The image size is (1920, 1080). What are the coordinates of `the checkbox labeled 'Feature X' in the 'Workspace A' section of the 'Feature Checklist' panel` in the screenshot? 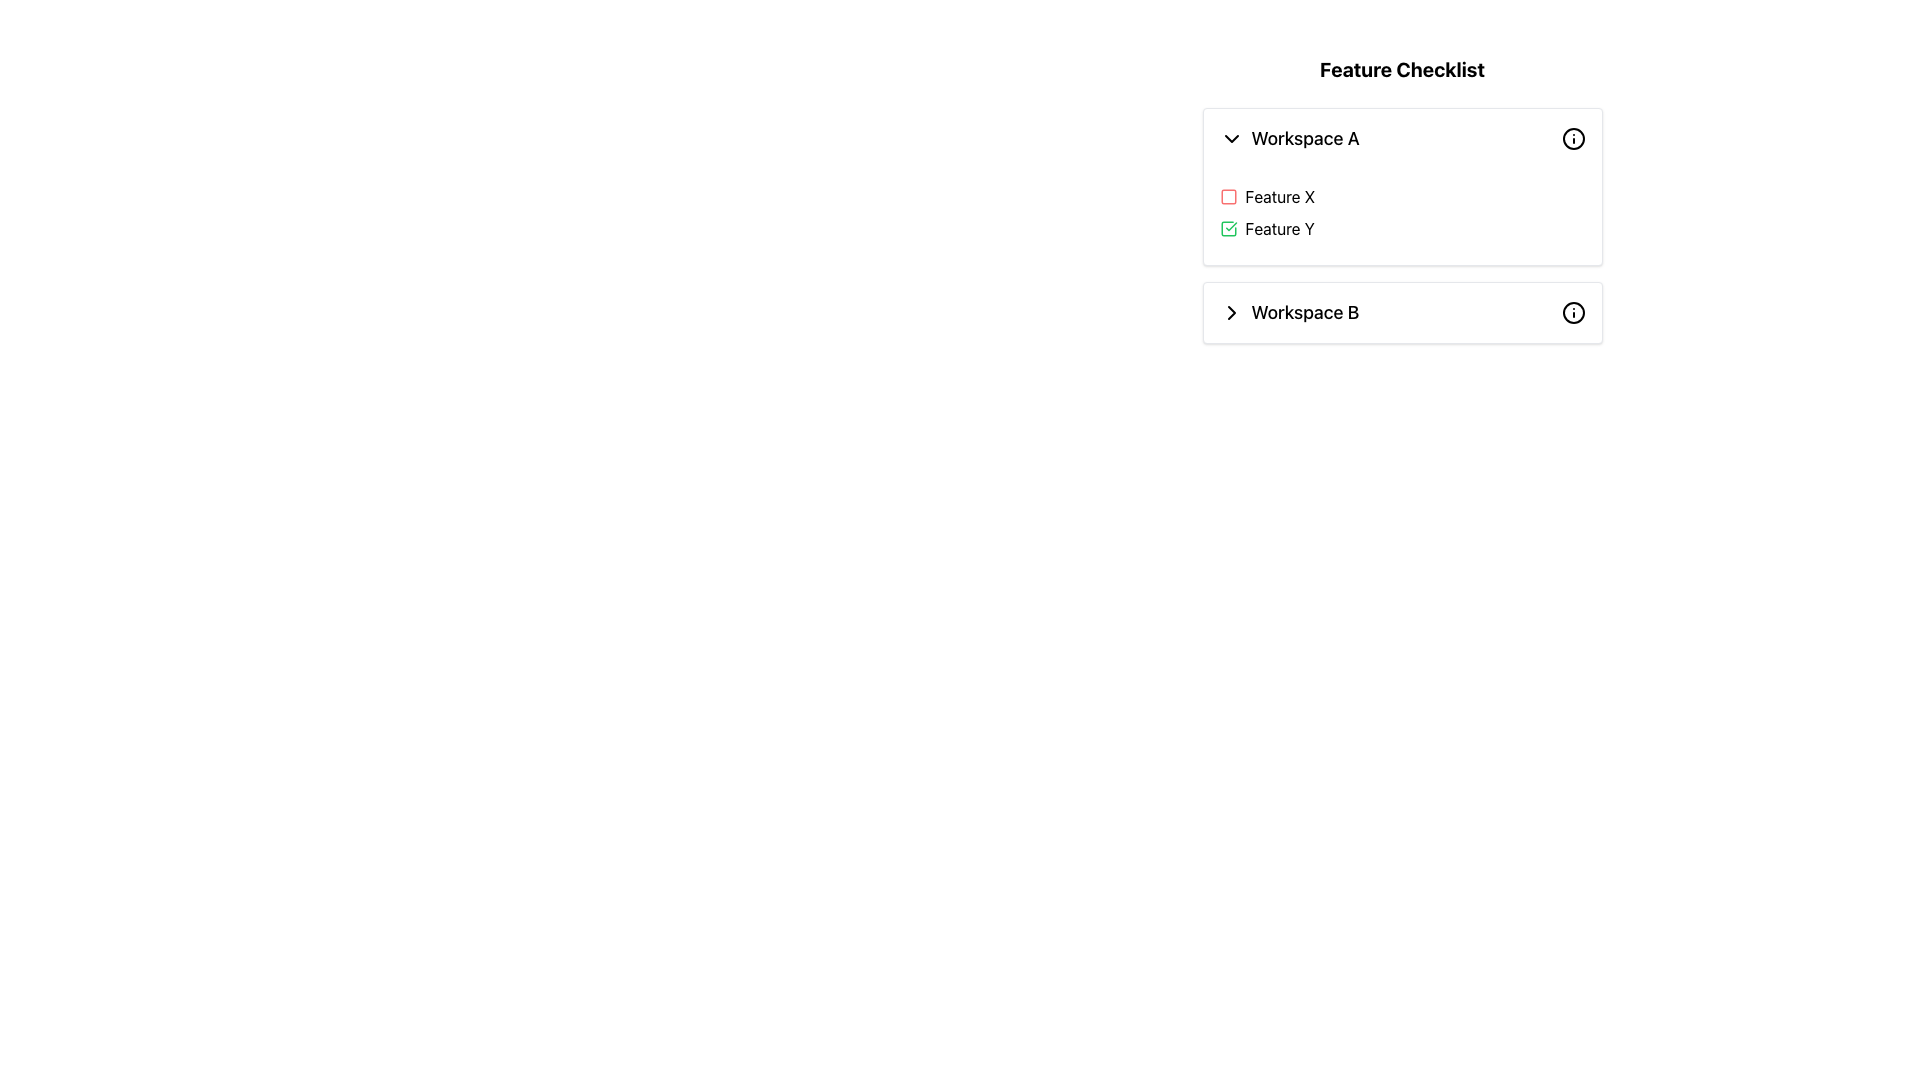 It's located at (1266, 196).